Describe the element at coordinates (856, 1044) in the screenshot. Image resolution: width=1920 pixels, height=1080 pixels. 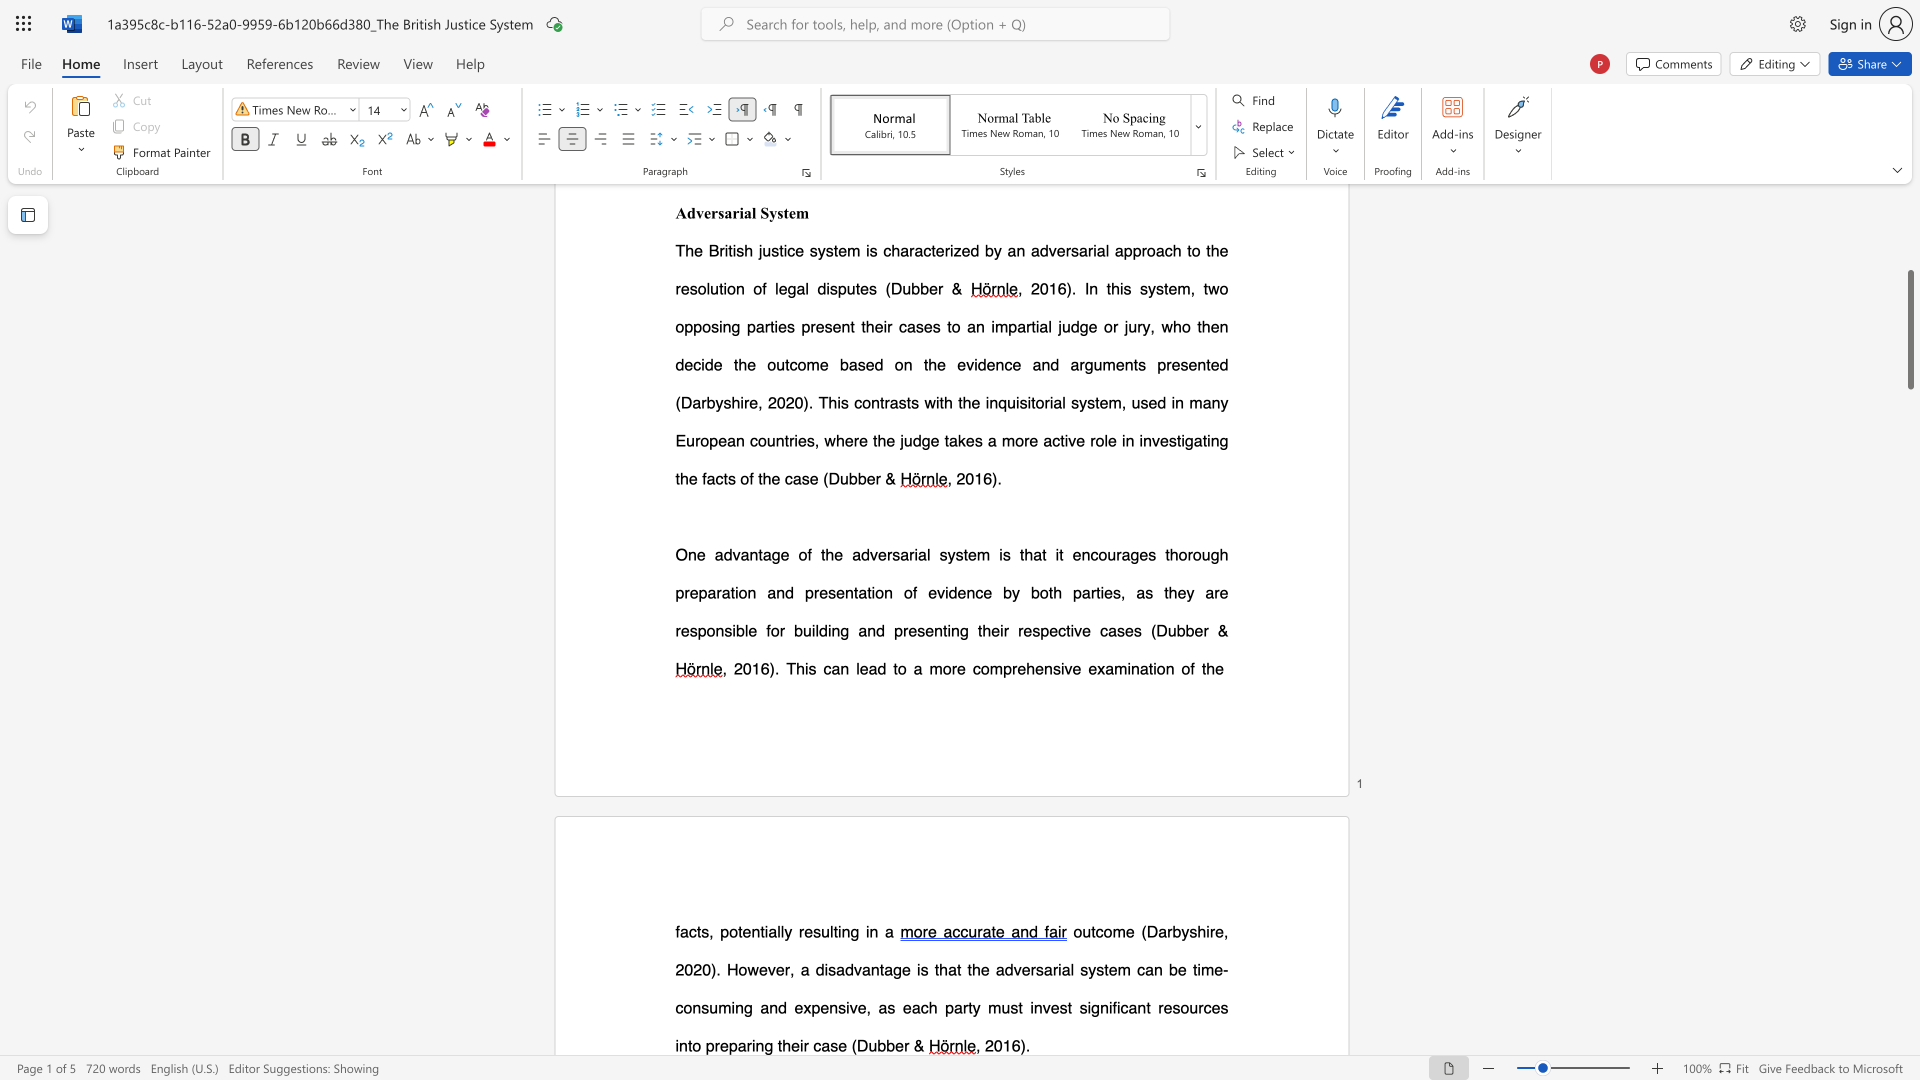
I see `the subset text "Dubbe" within the text "(Dubber &"` at that location.